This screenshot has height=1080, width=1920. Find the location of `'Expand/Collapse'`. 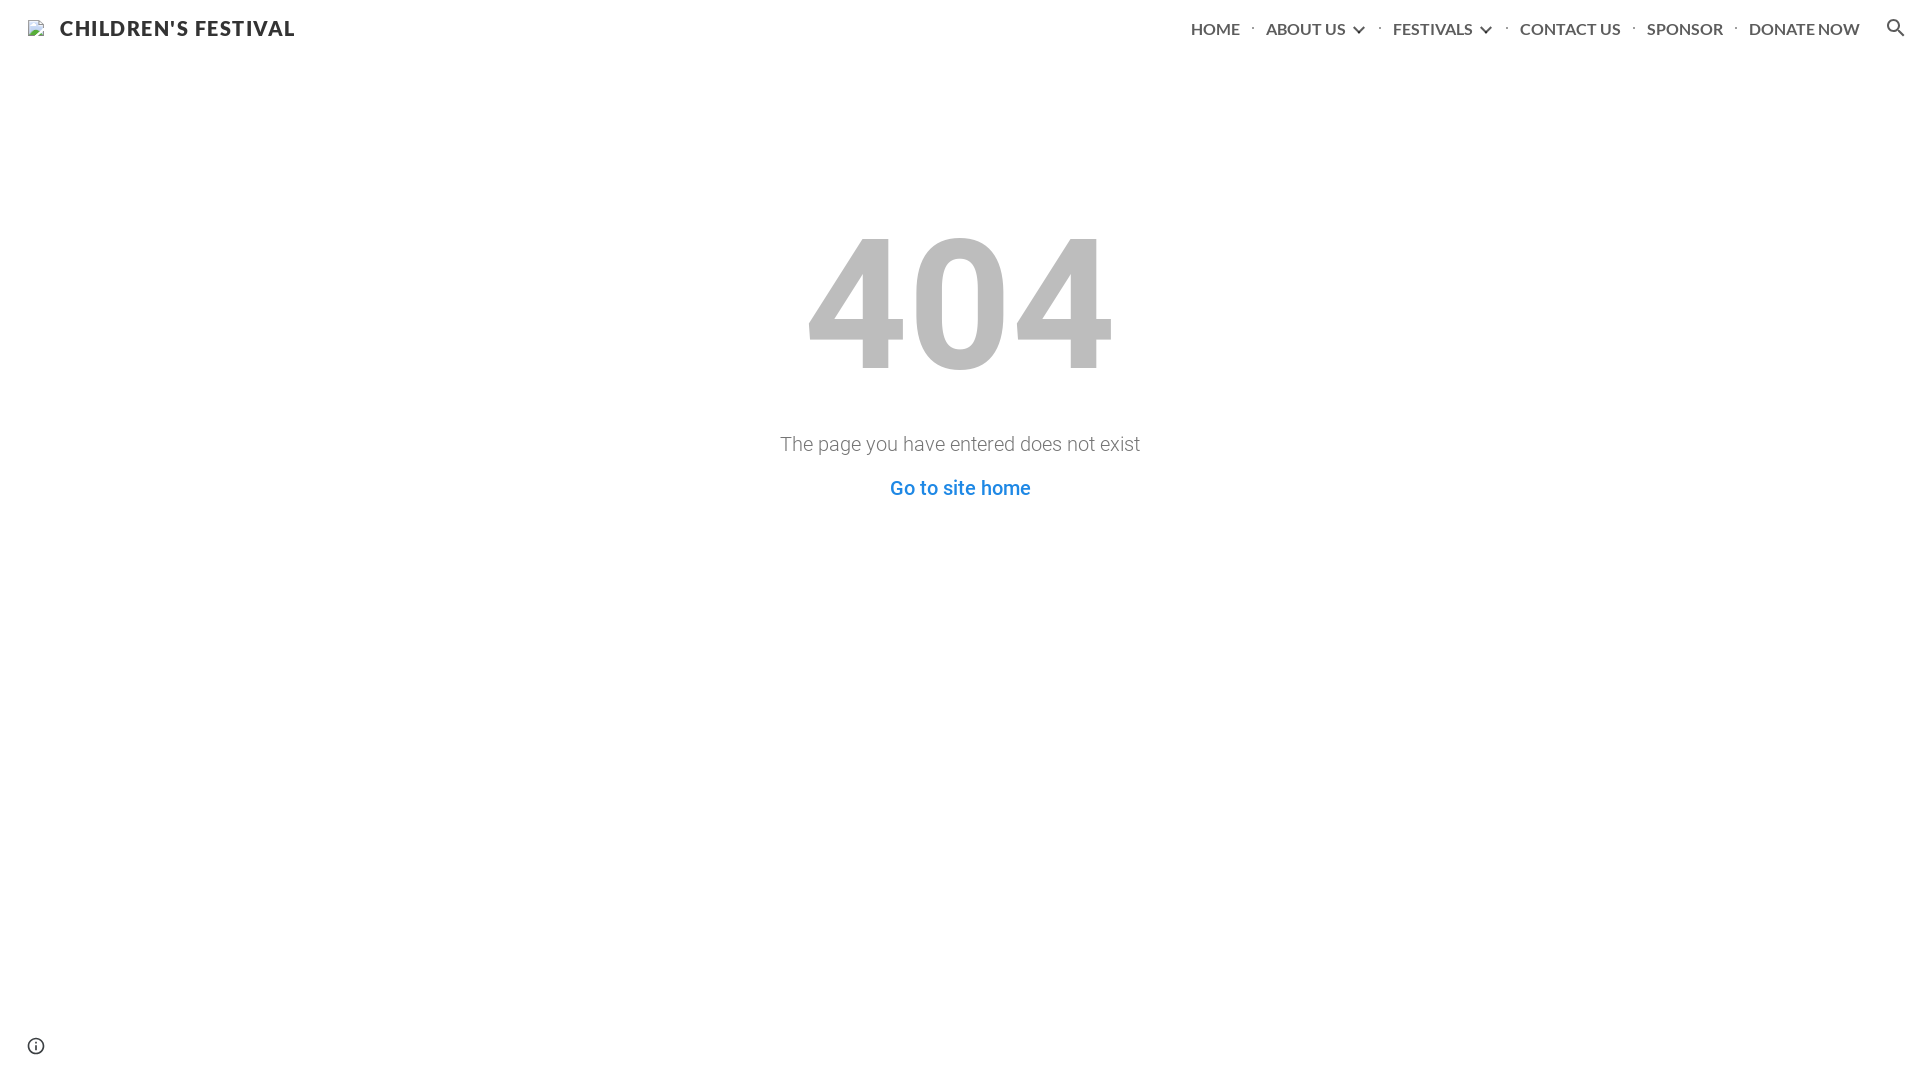

'Expand/Collapse' is located at coordinates (1348, 27).